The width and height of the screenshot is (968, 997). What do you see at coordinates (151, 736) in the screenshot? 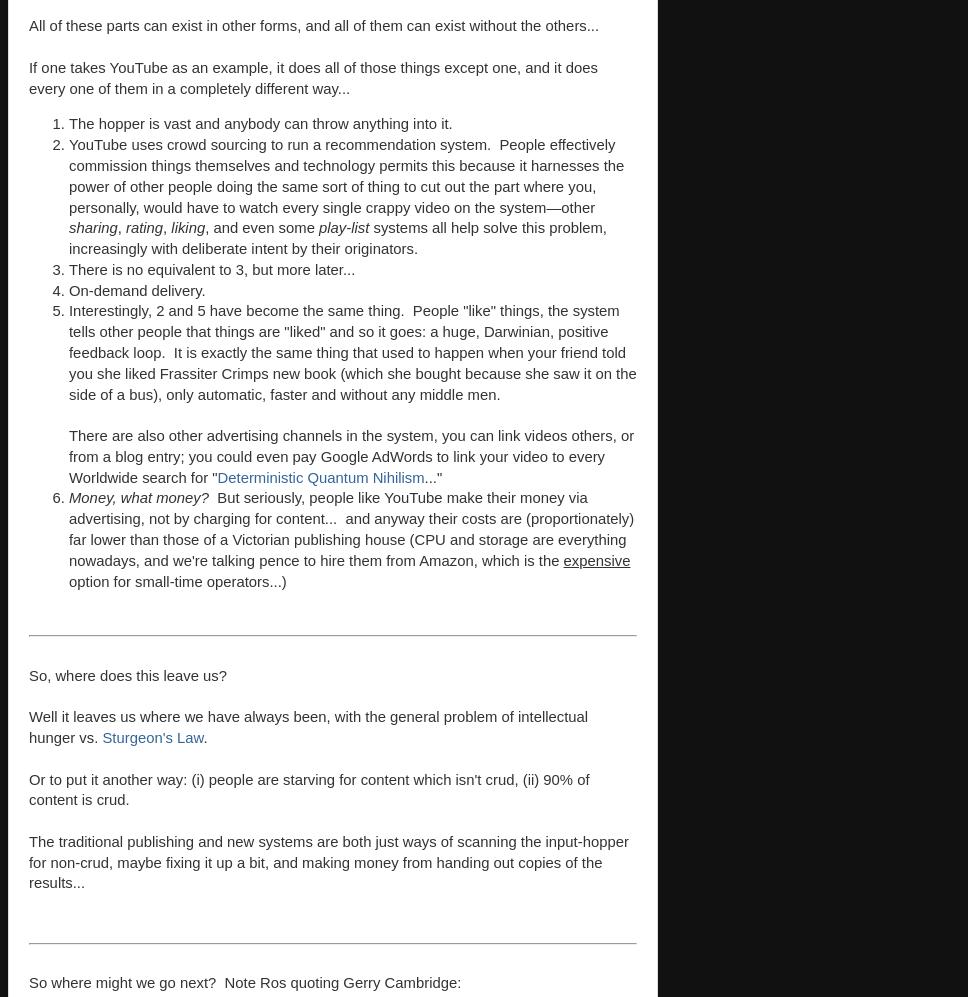
I see `'Sturgeon's Law'` at bounding box center [151, 736].